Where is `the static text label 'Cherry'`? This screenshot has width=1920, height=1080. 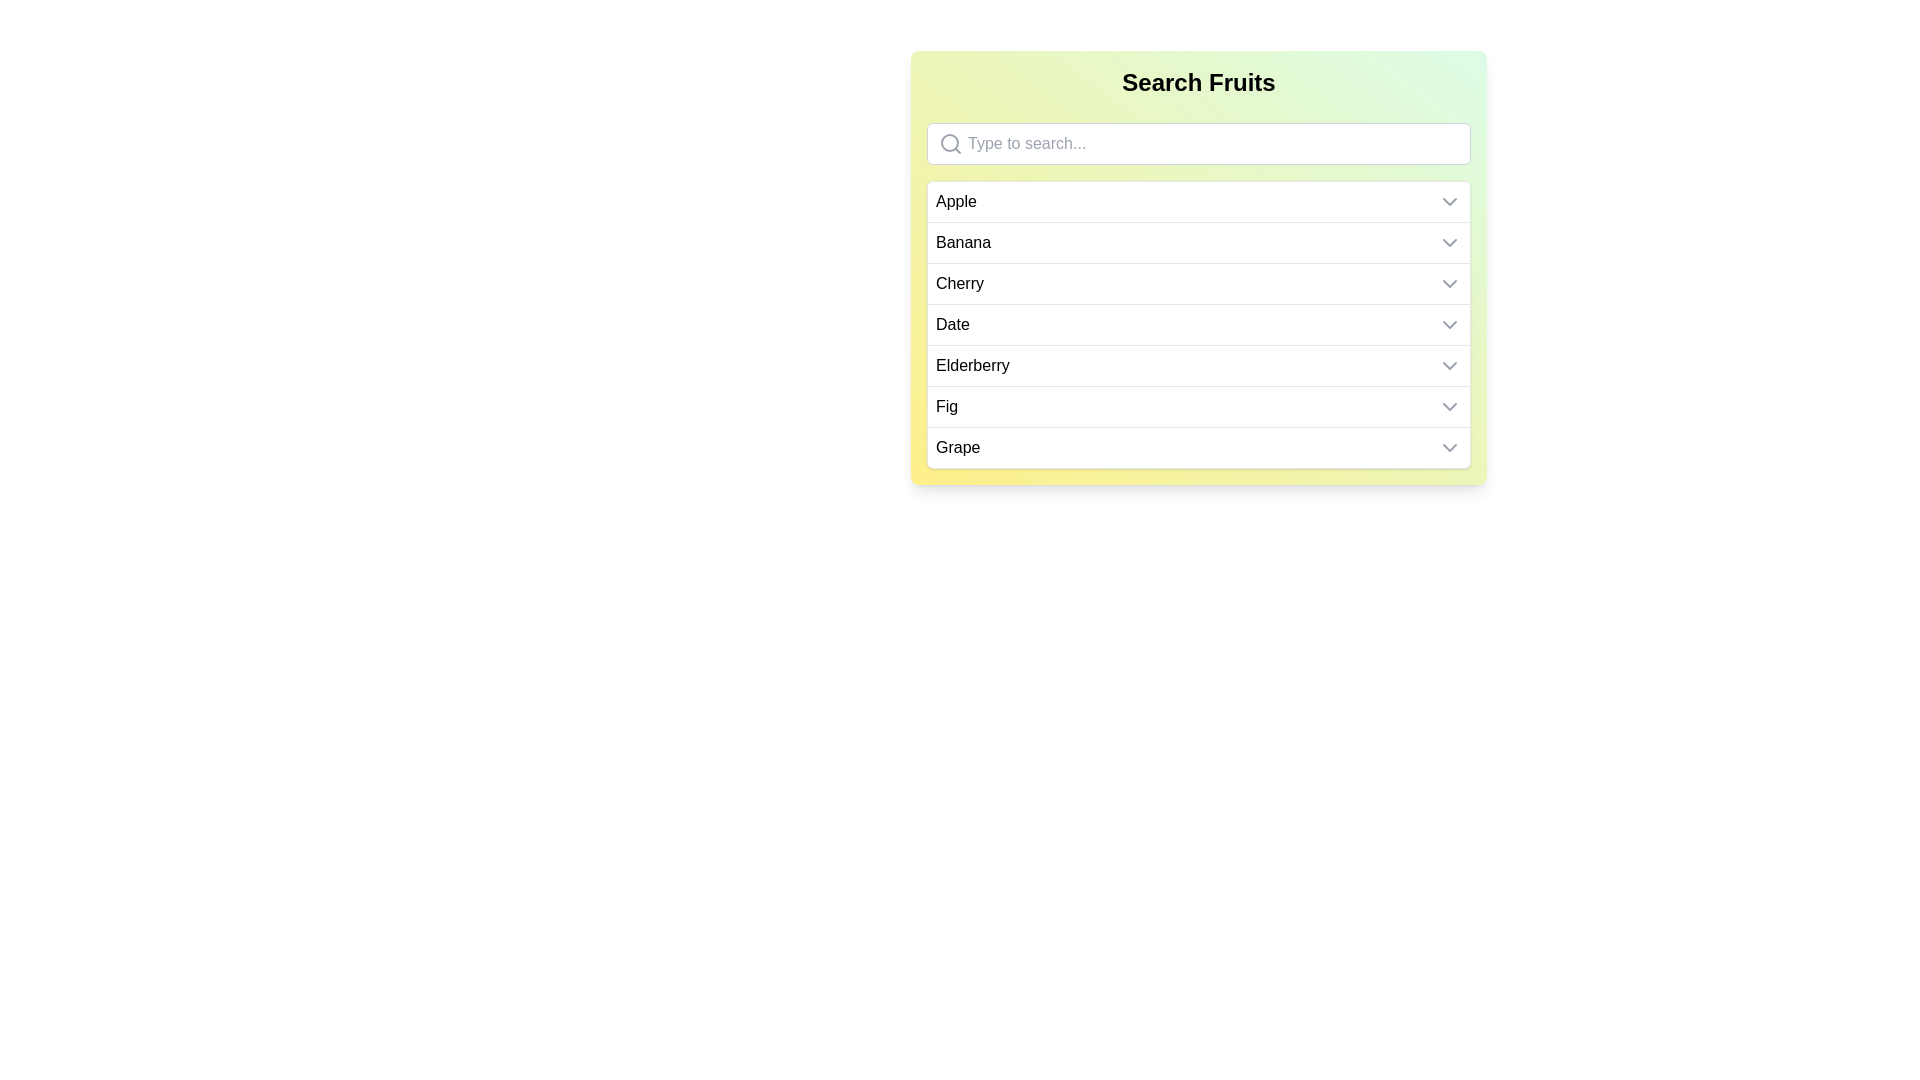 the static text label 'Cherry' is located at coordinates (960, 284).